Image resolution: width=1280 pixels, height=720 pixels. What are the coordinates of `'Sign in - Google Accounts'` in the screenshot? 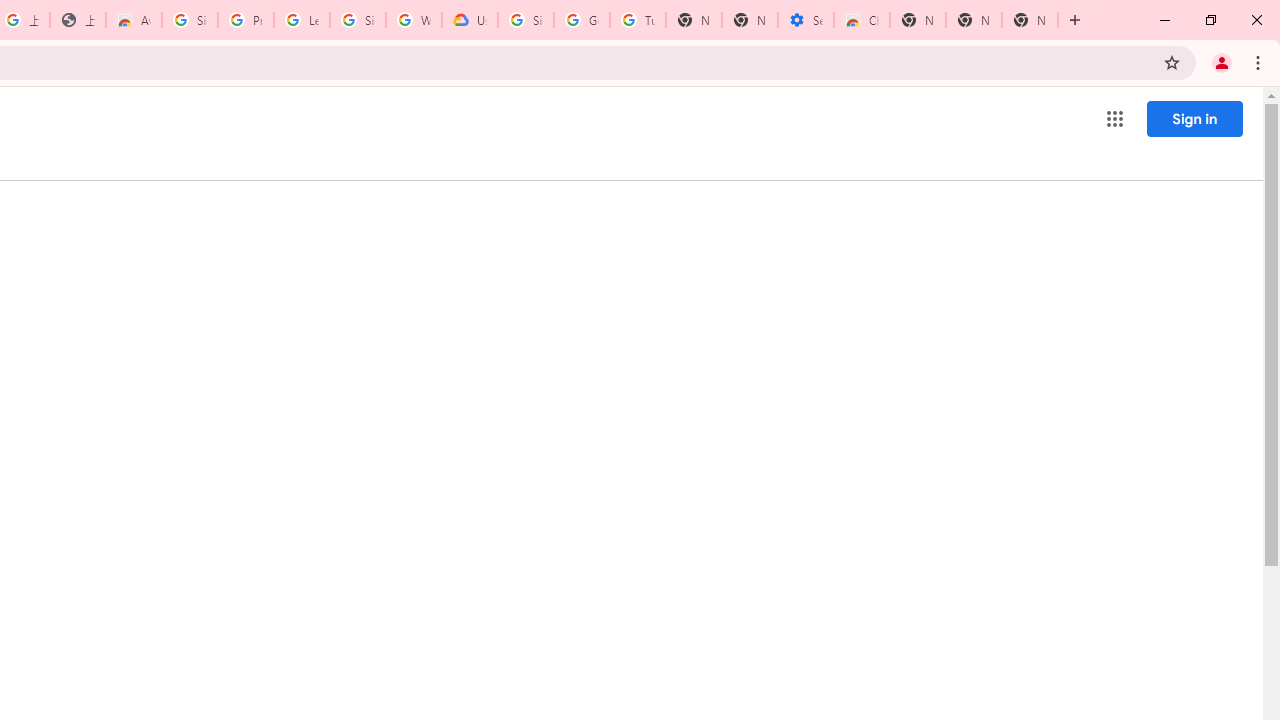 It's located at (190, 20).